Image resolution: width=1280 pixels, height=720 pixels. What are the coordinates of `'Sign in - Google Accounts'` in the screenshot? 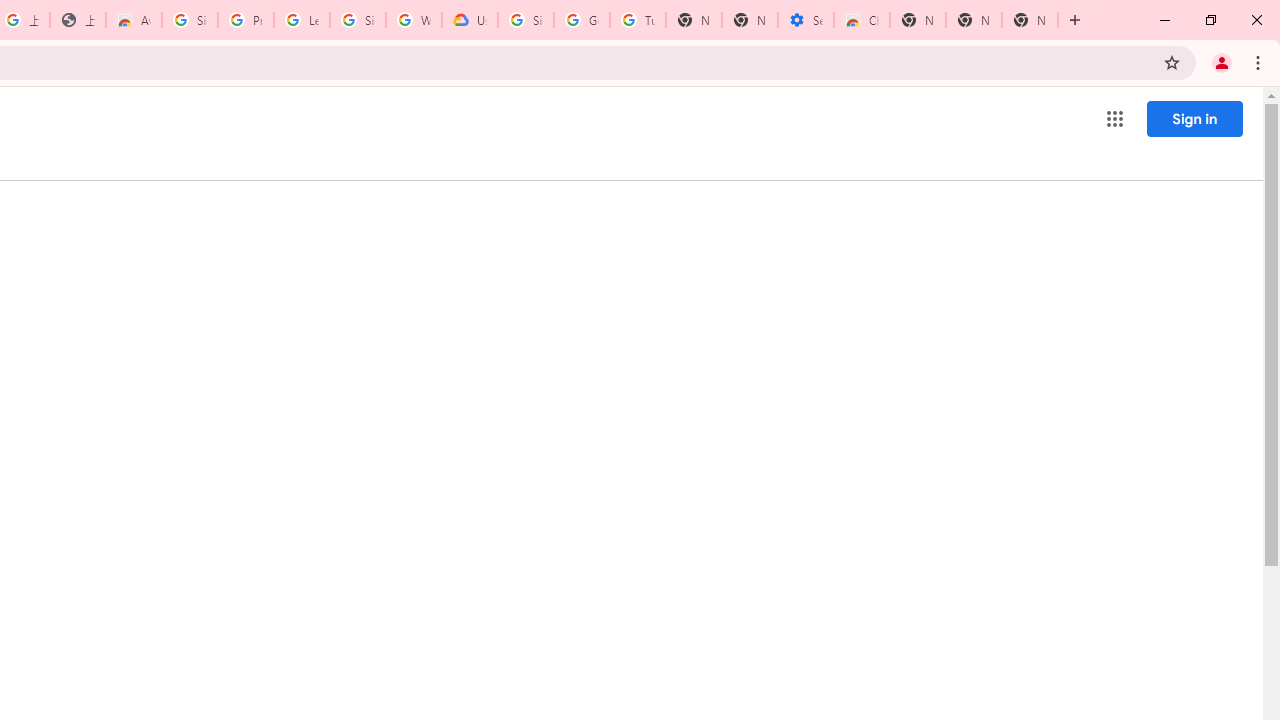 It's located at (190, 20).